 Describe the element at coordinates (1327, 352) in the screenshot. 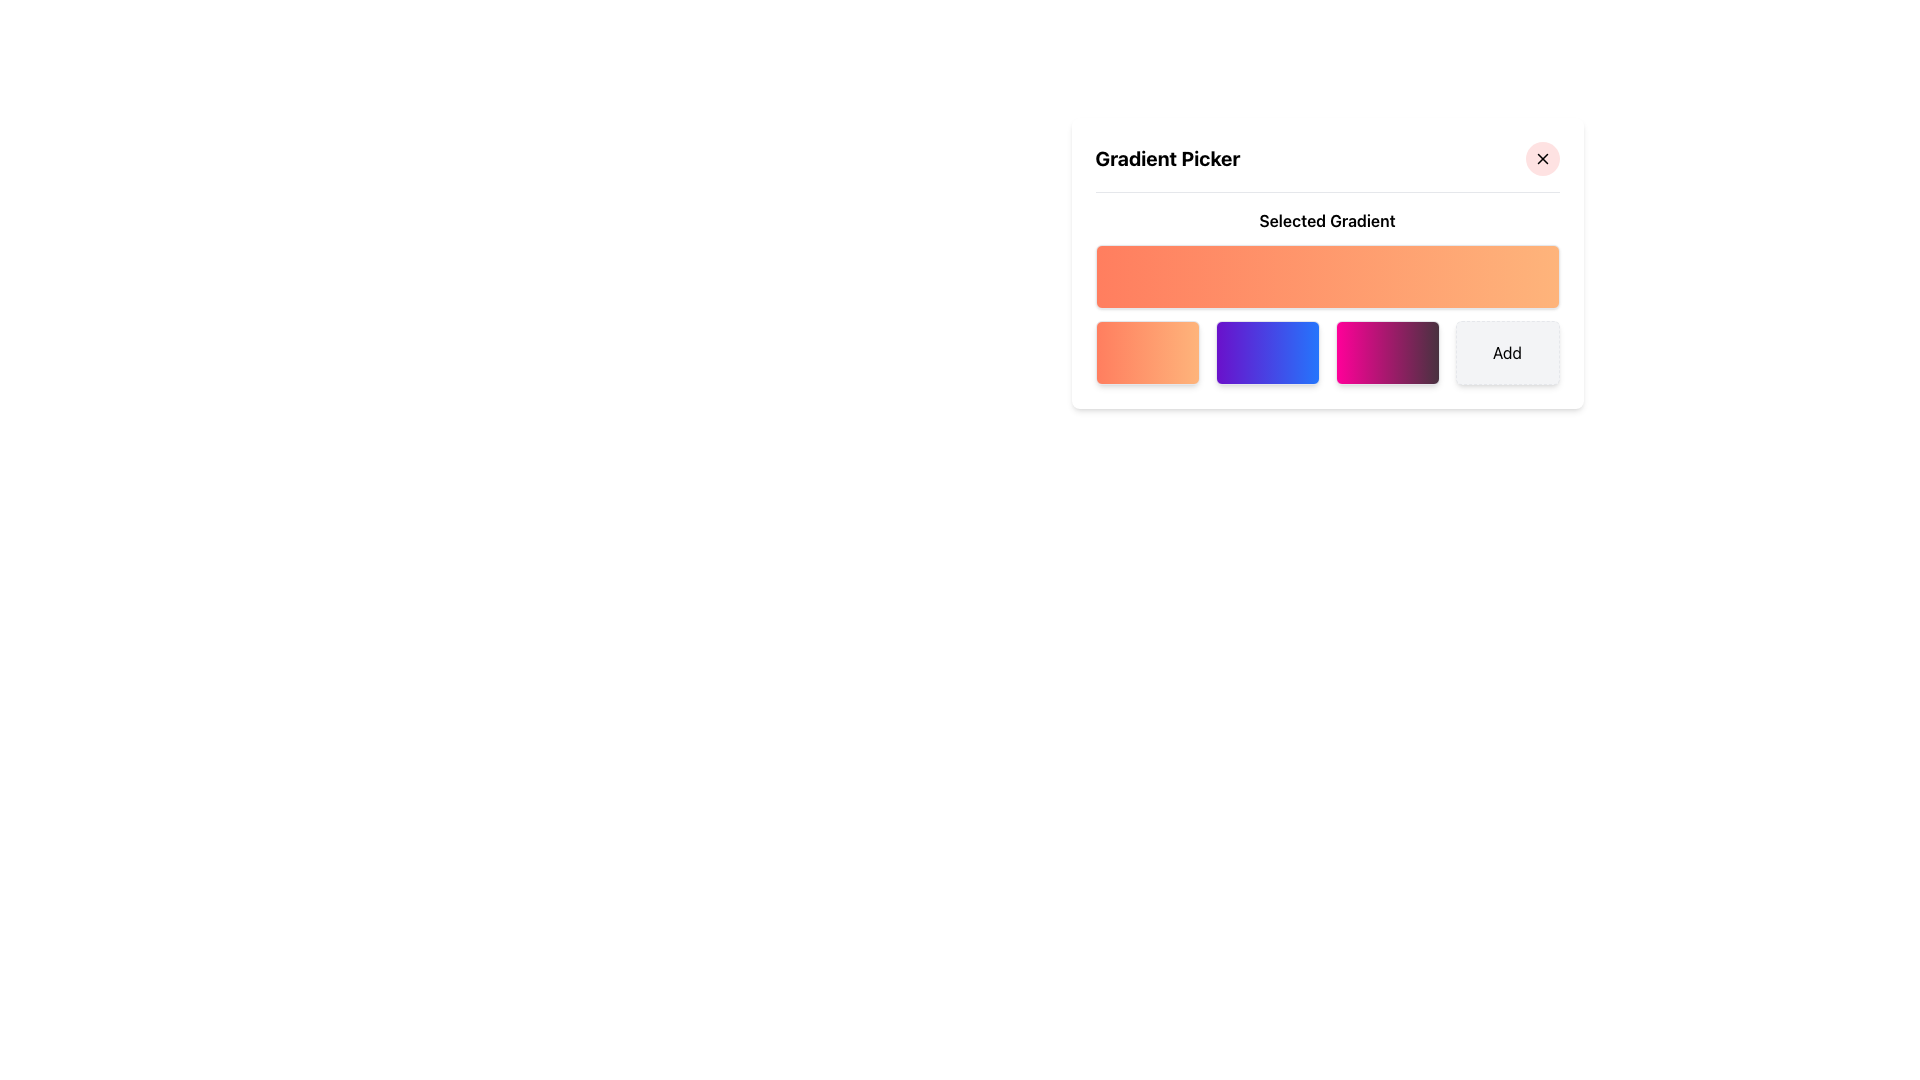

I see `the gradient preview button, which is the third tile in the grid layout under the 'Selected Gradient' label` at that location.